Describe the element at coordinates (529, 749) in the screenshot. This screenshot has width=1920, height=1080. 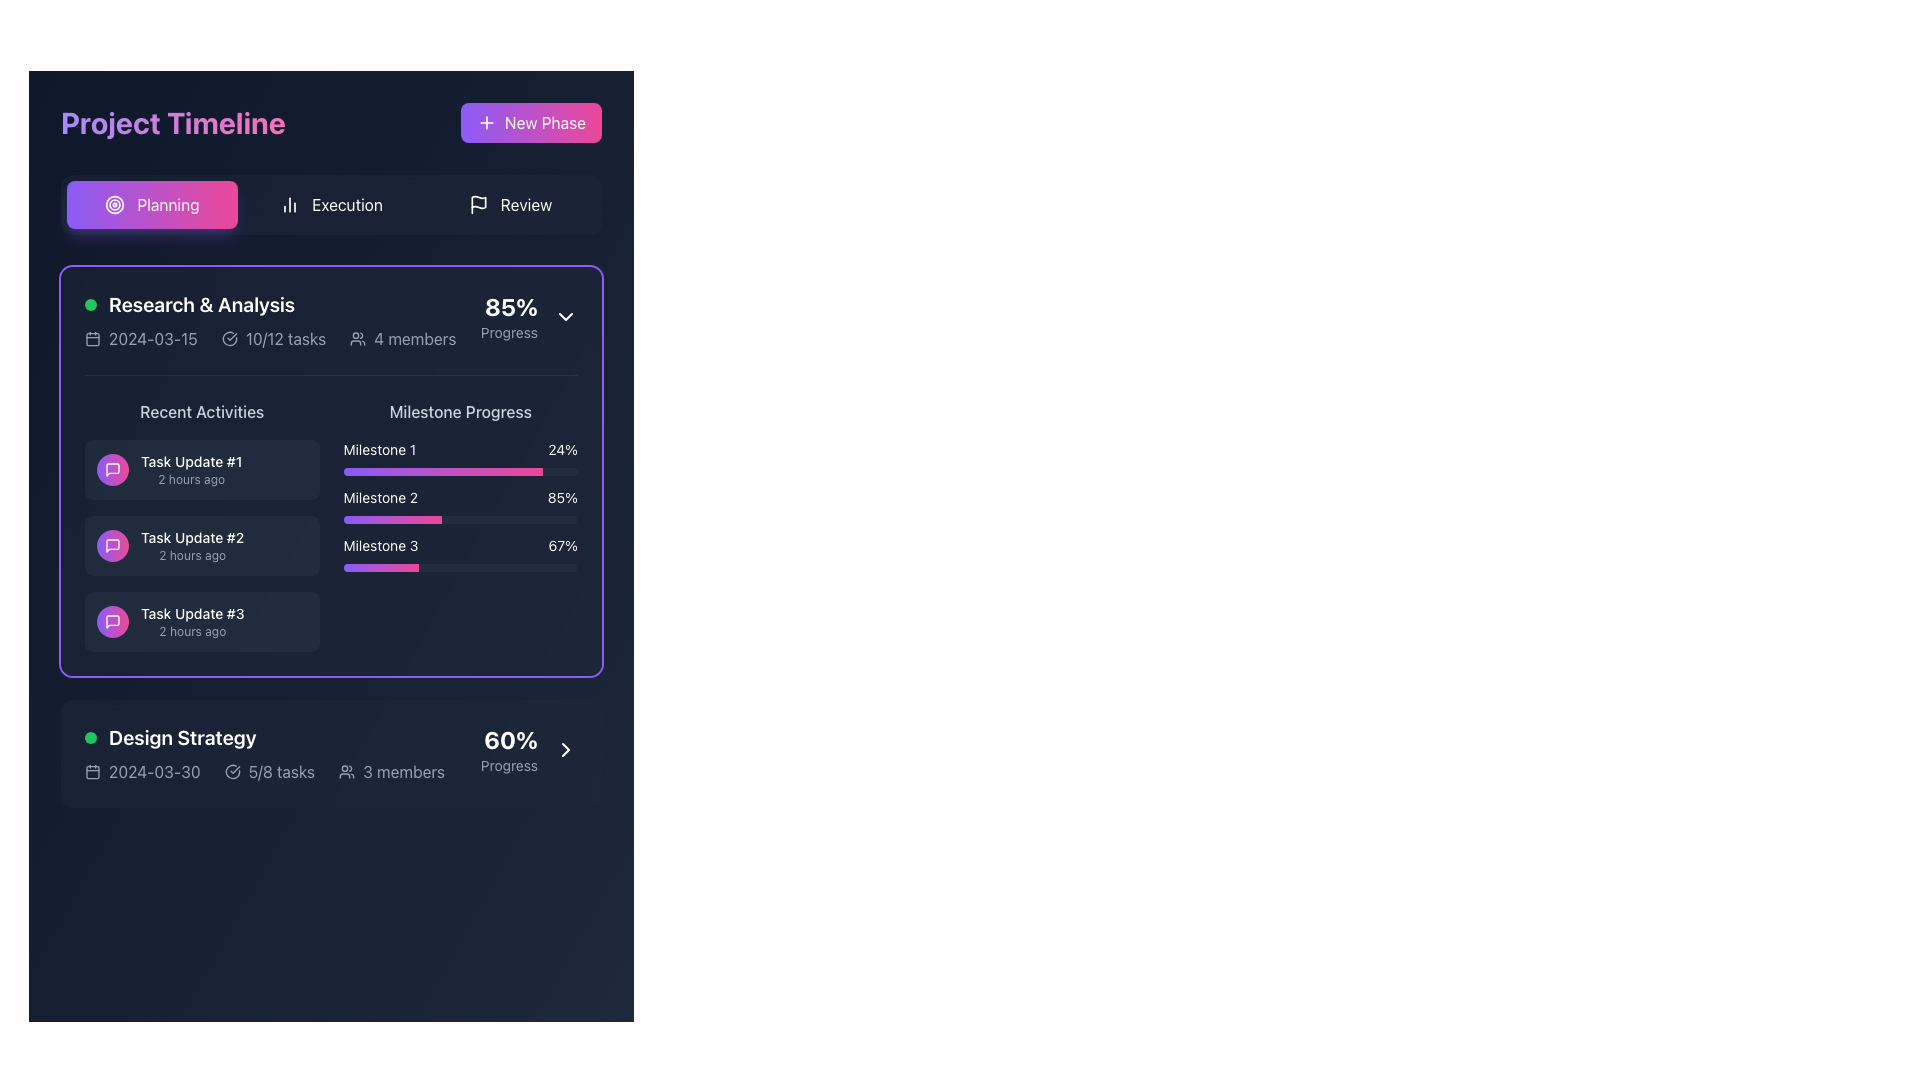
I see `the progress indicator displaying '60%' in bold text` at that location.